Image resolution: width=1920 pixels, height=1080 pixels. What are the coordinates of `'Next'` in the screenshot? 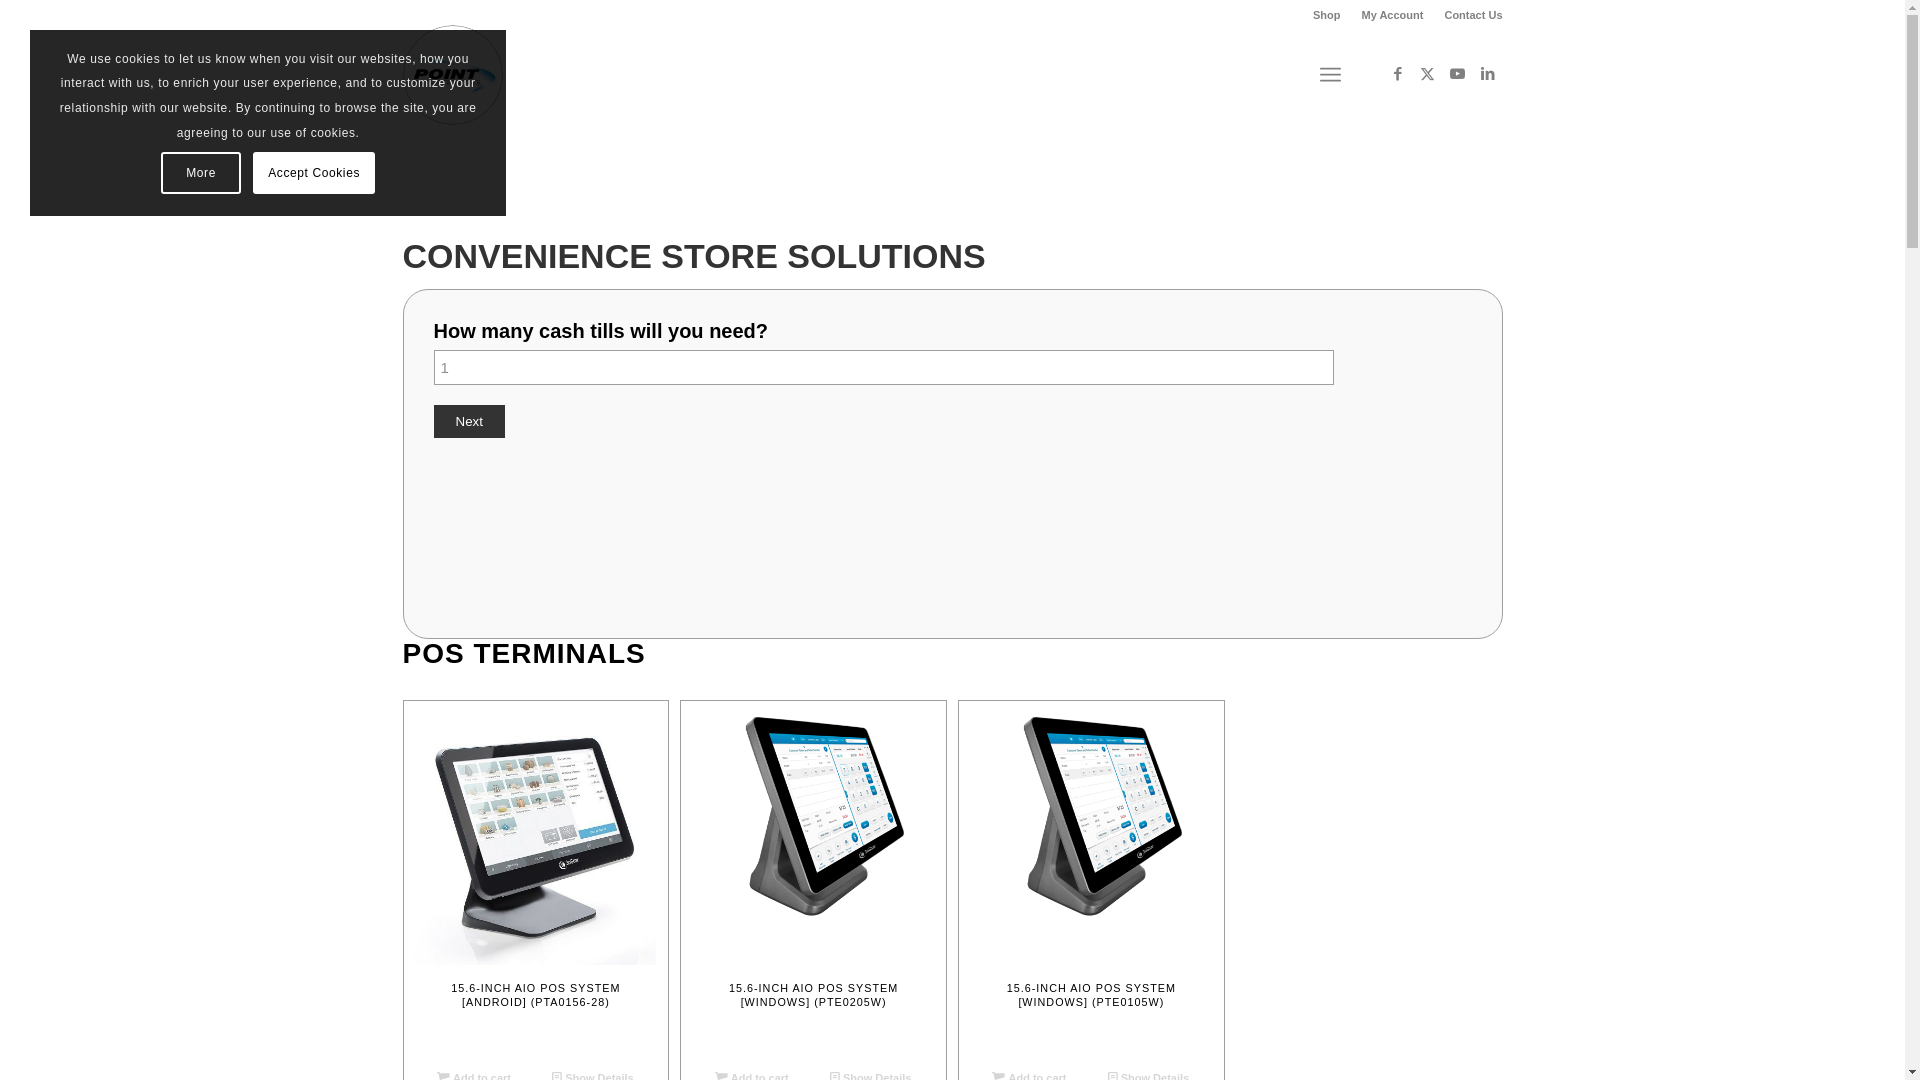 It's located at (468, 420).